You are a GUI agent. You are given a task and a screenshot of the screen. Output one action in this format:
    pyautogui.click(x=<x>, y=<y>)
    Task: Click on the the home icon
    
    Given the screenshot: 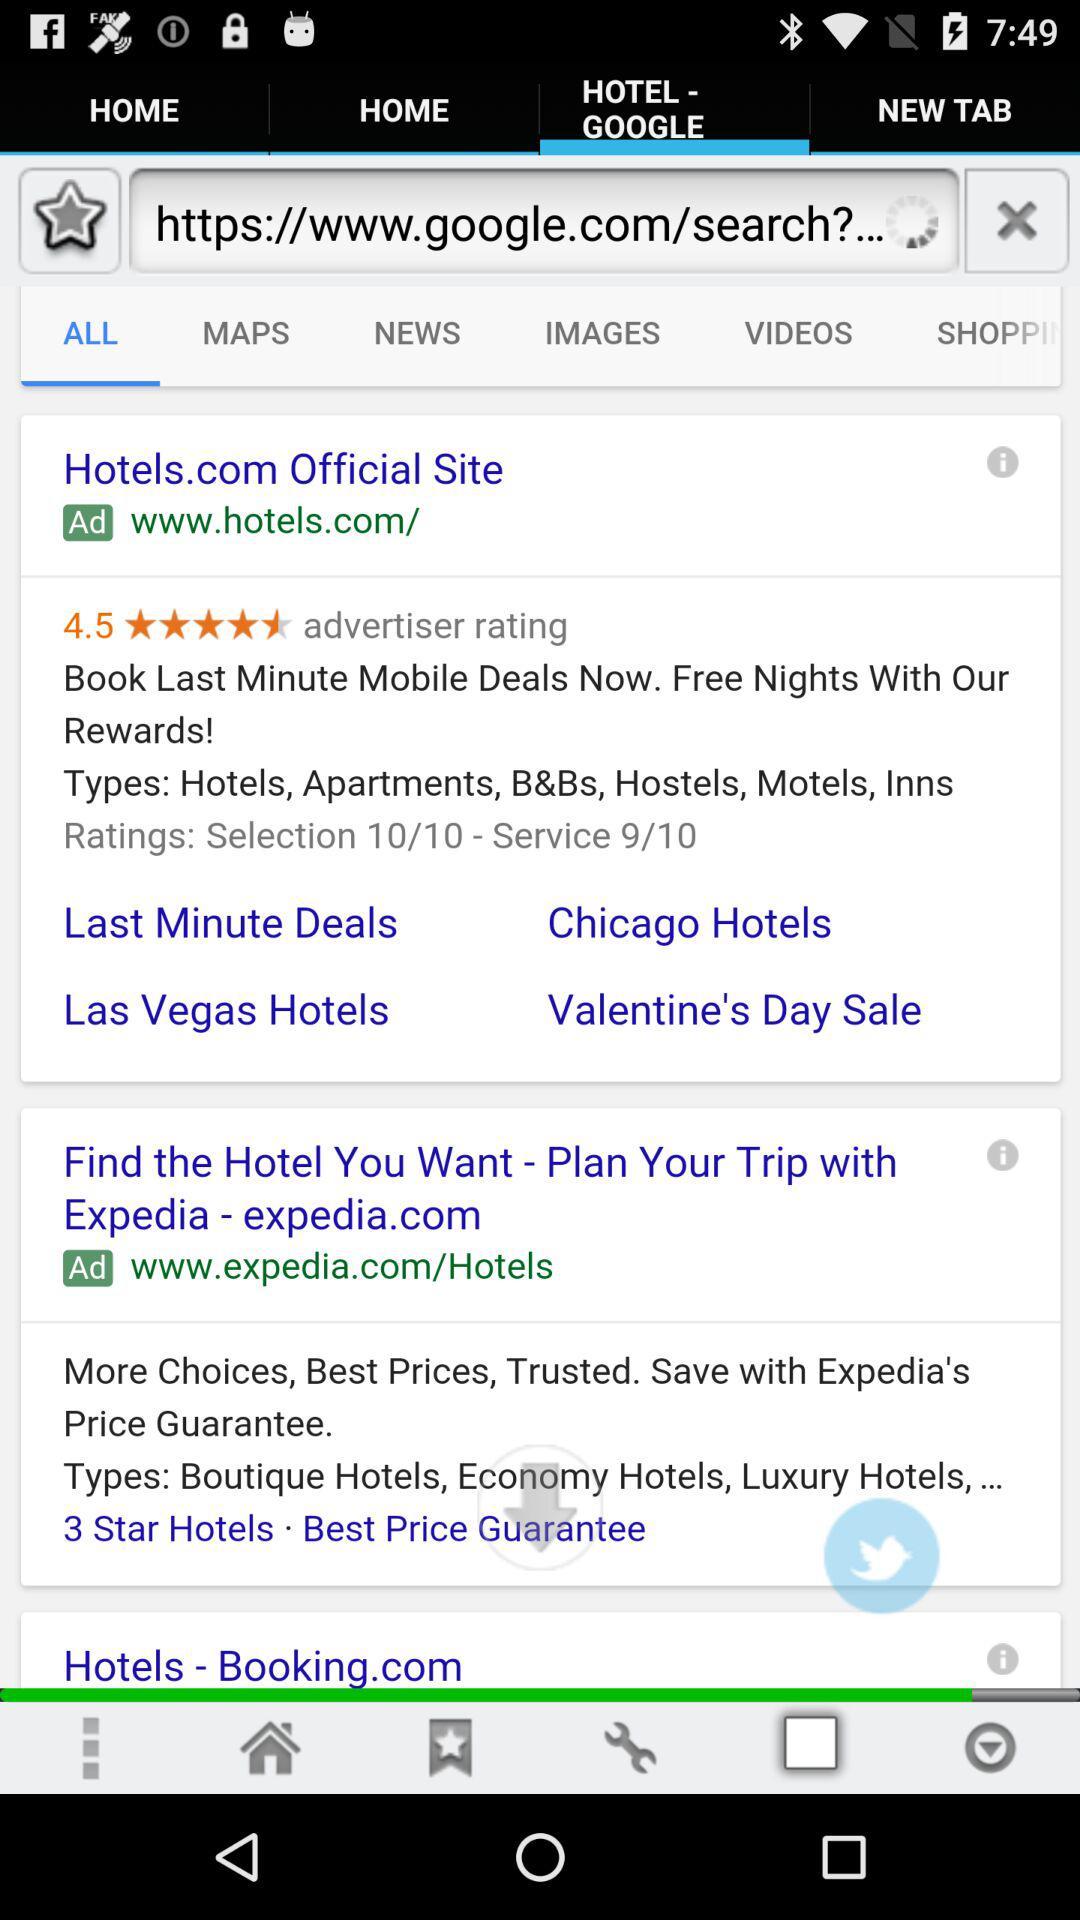 What is the action you would take?
    pyautogui.click(x=270, y=1869)
    